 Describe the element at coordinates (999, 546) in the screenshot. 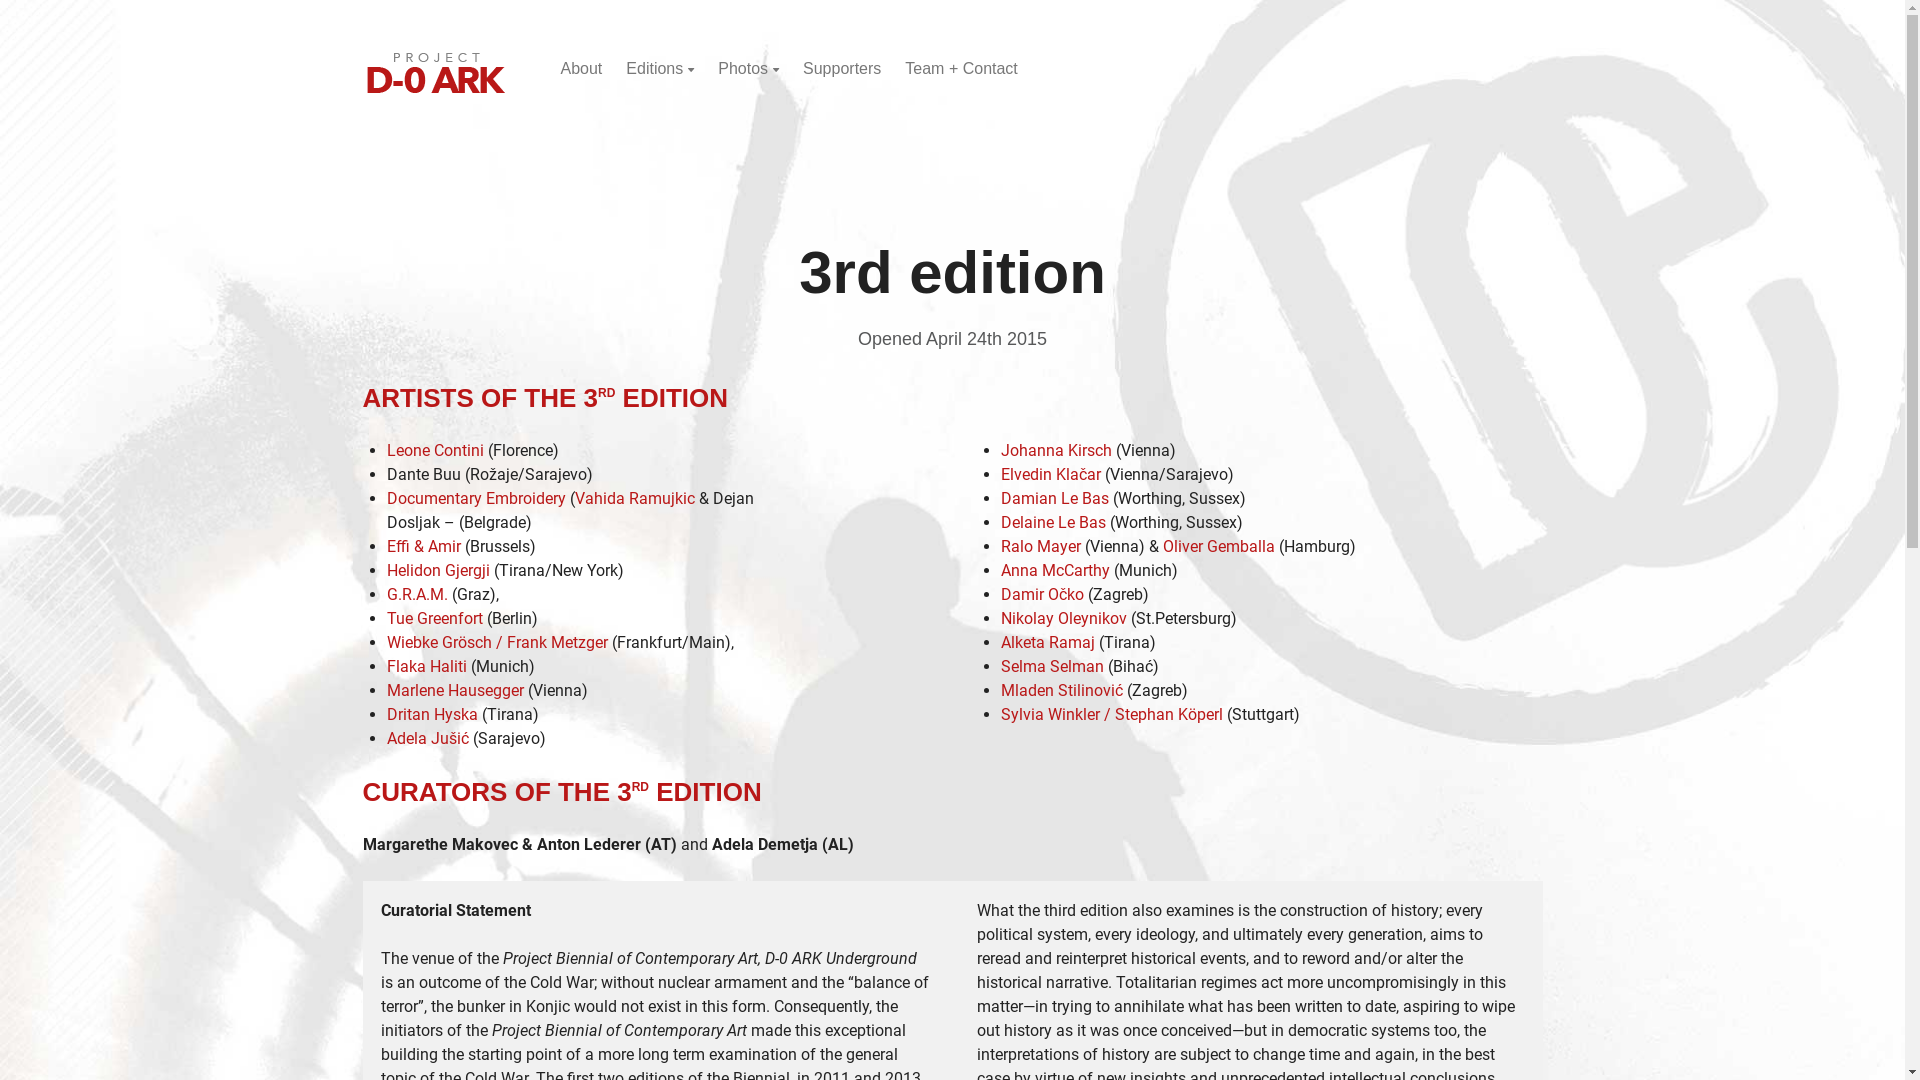

I see `'Ralo Mayer'` at that location.